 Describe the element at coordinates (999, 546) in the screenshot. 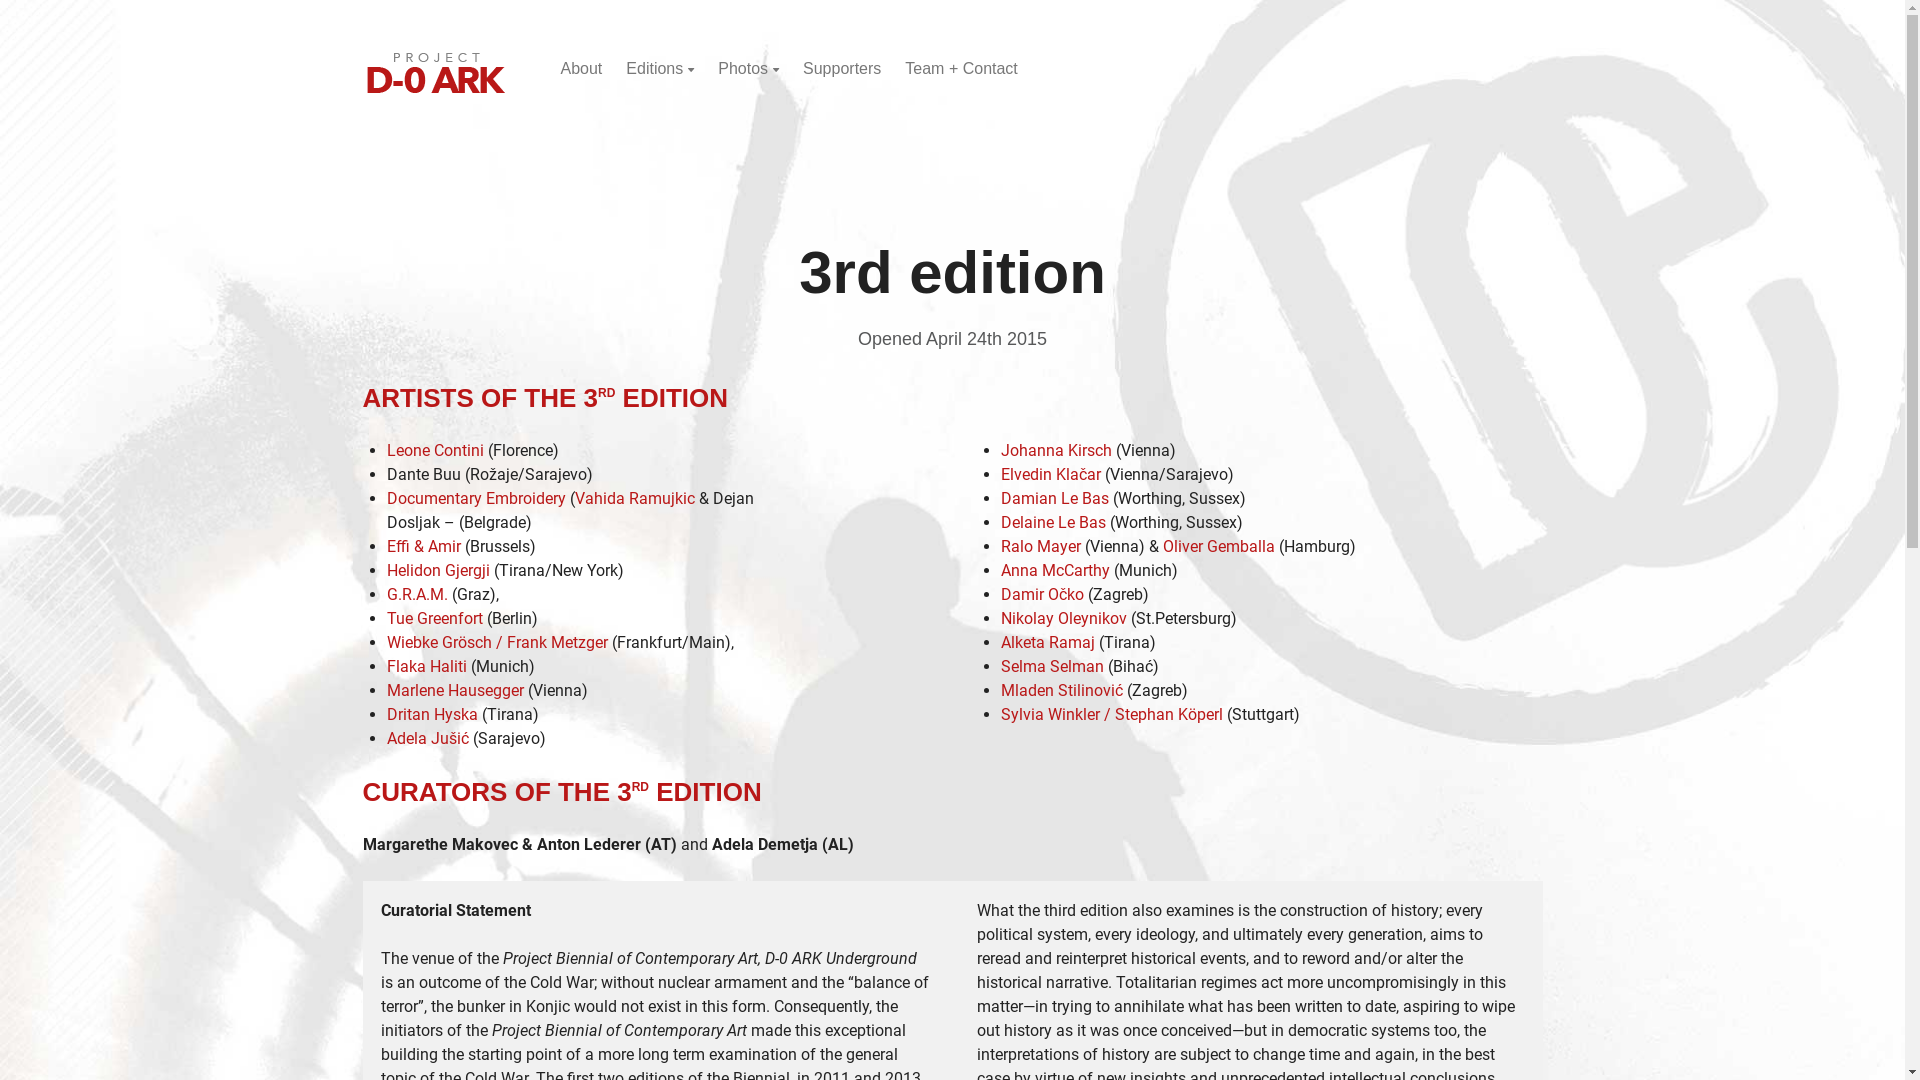

I see `'Ralo Mayer'` at that location.